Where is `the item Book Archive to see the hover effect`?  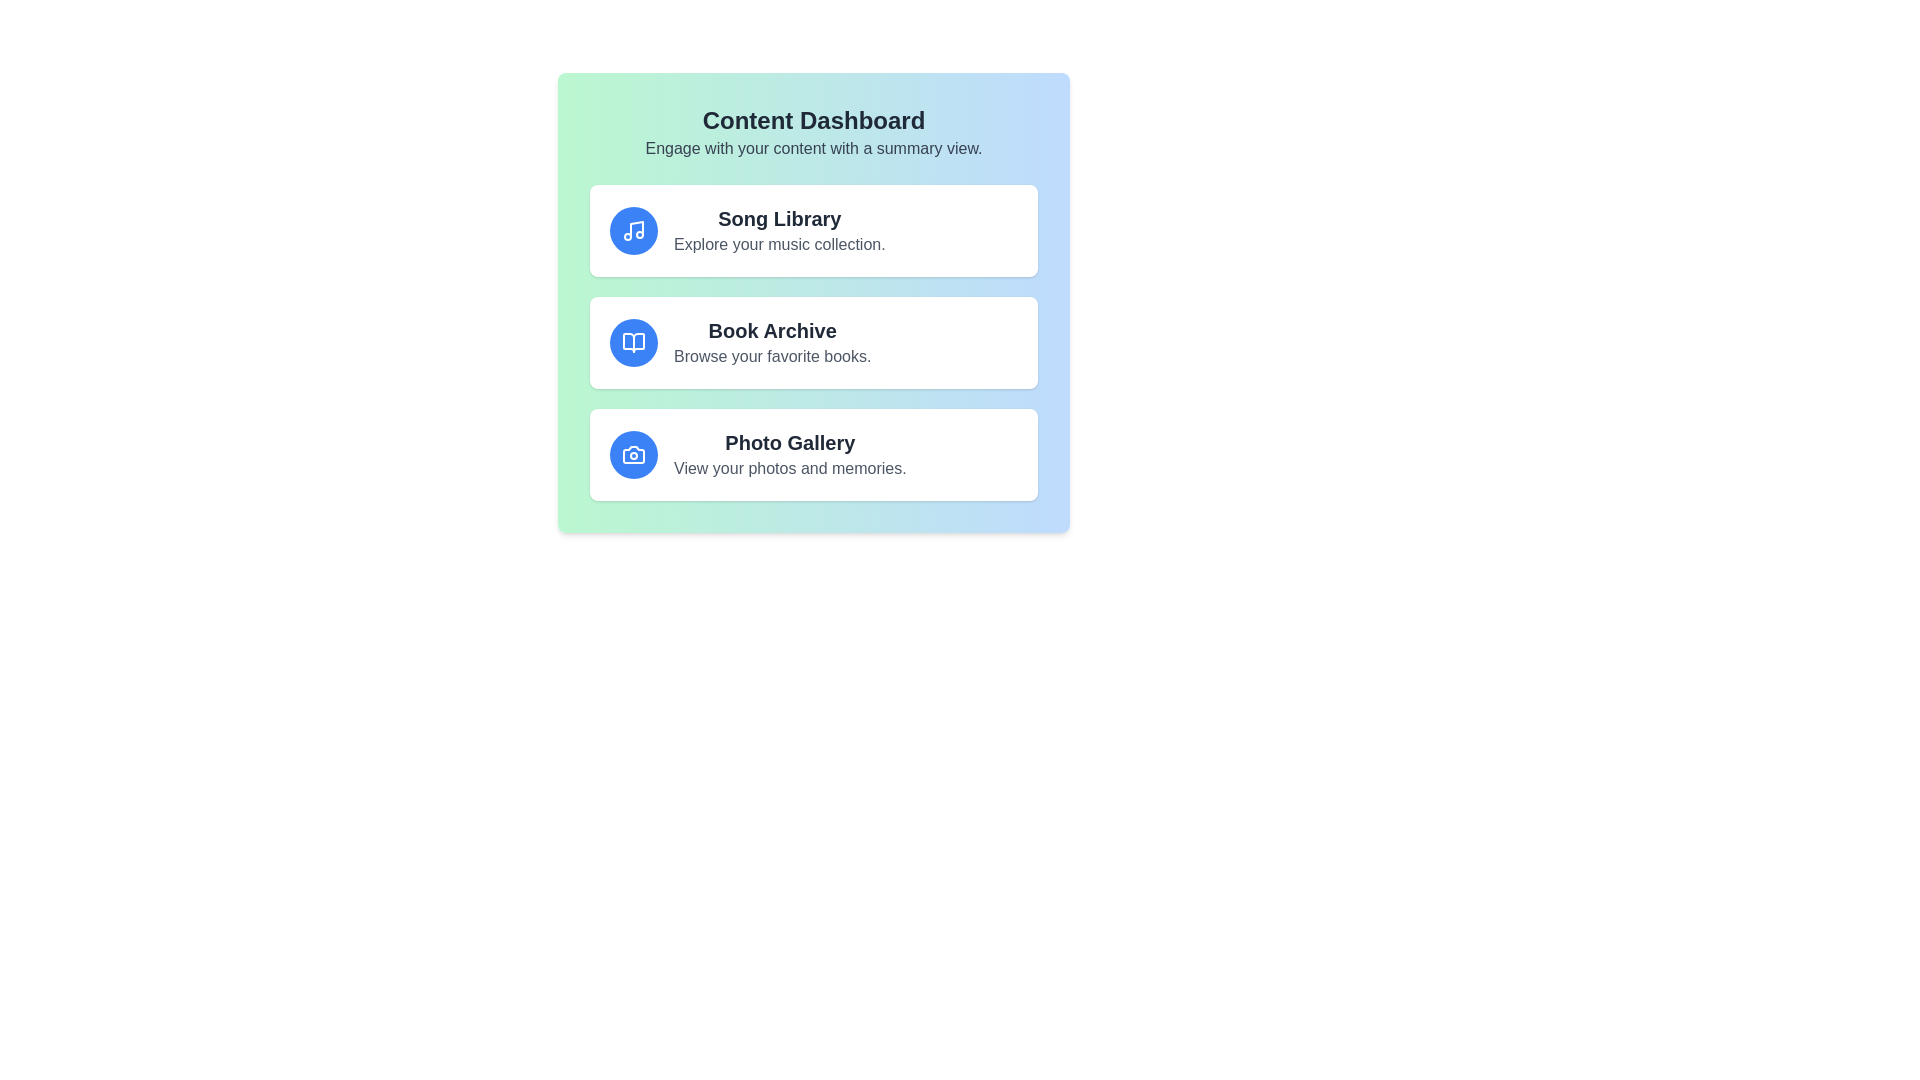 the item Book Archive to see the hover effect is located at coordinates (814, 342).